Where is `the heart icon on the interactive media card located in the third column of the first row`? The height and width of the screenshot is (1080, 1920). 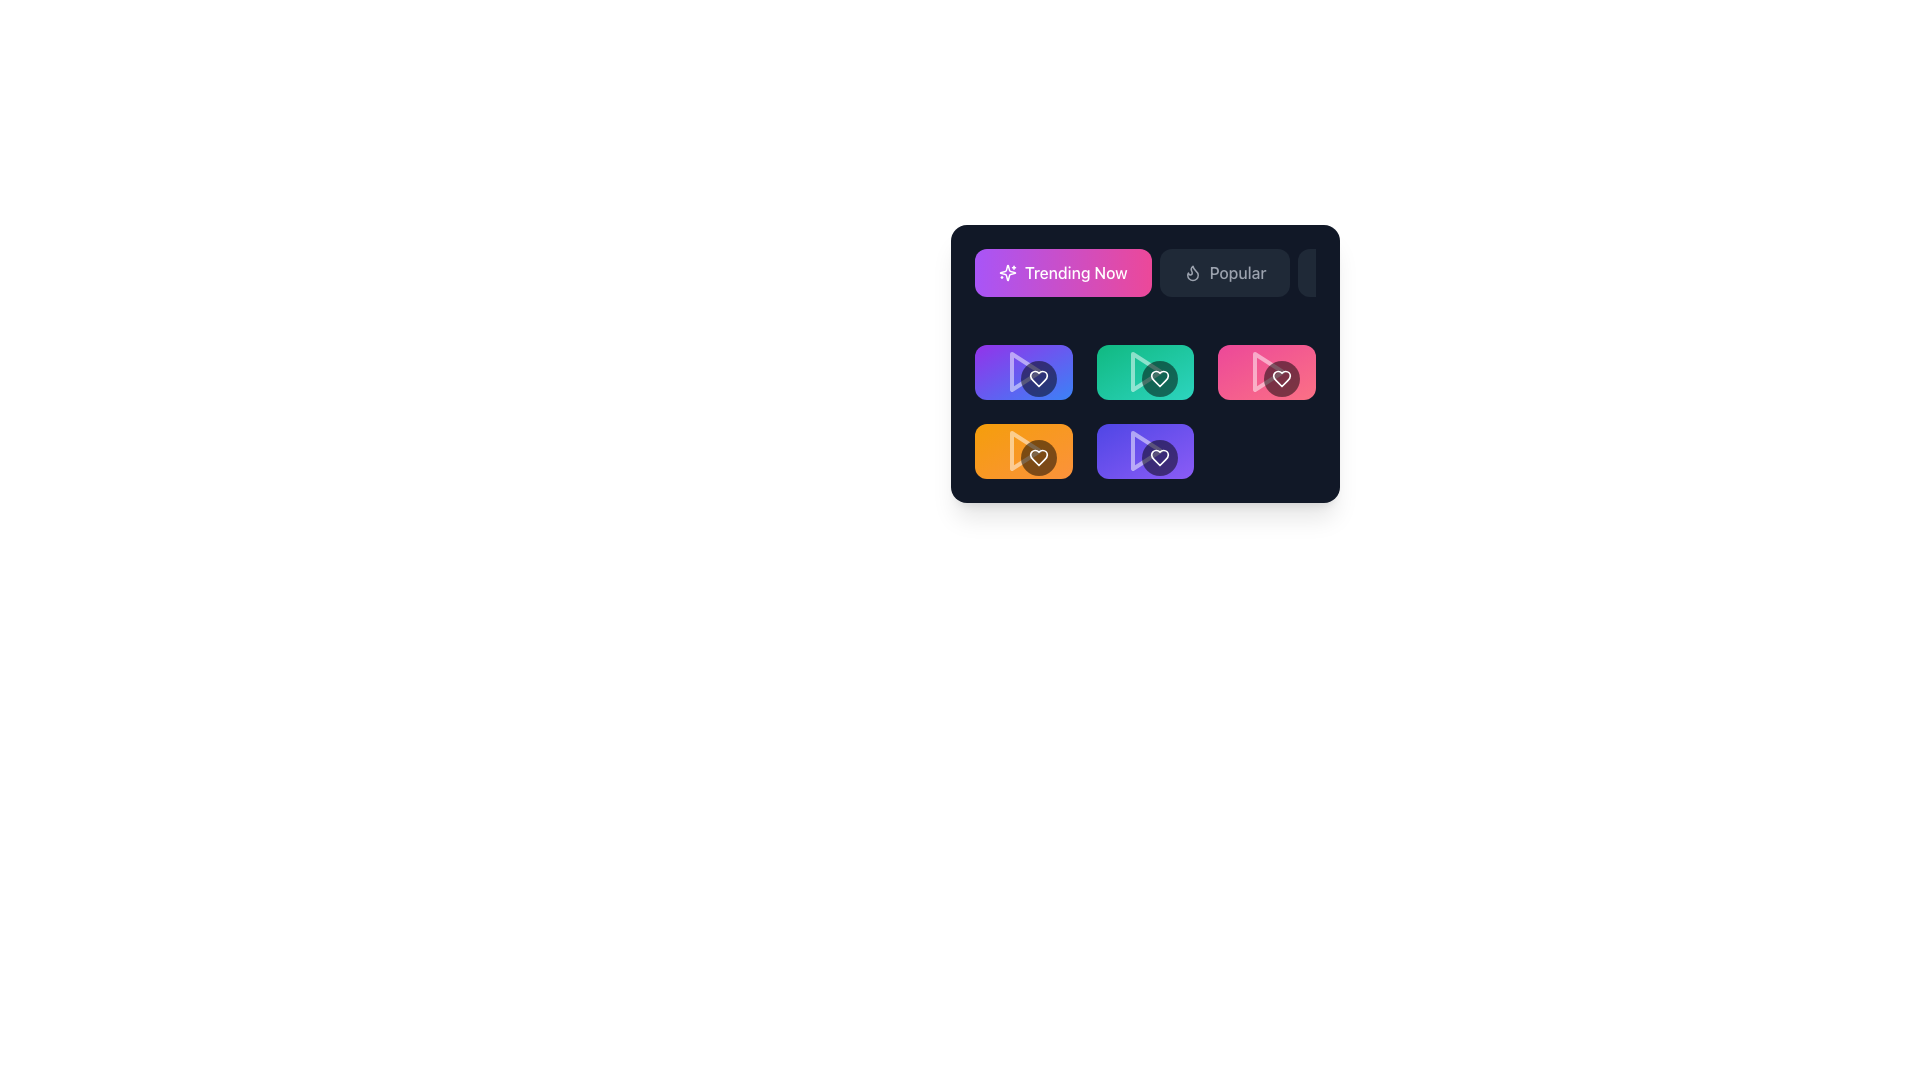
the heart icon on the interactive media card located in the third column of the first row is located at coordinates (1266, 372).